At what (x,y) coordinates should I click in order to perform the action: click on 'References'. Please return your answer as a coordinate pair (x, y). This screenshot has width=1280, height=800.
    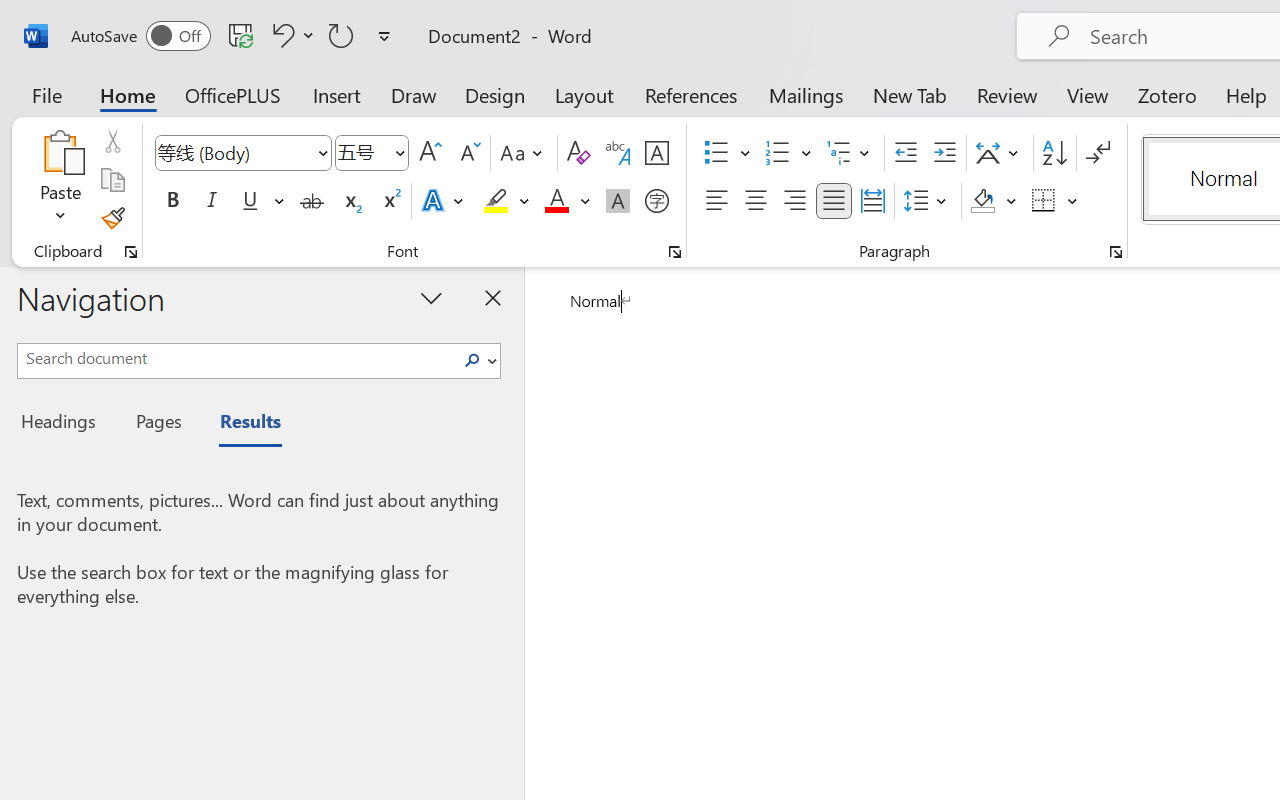
    Looking at the image, I should click on (691, 94).